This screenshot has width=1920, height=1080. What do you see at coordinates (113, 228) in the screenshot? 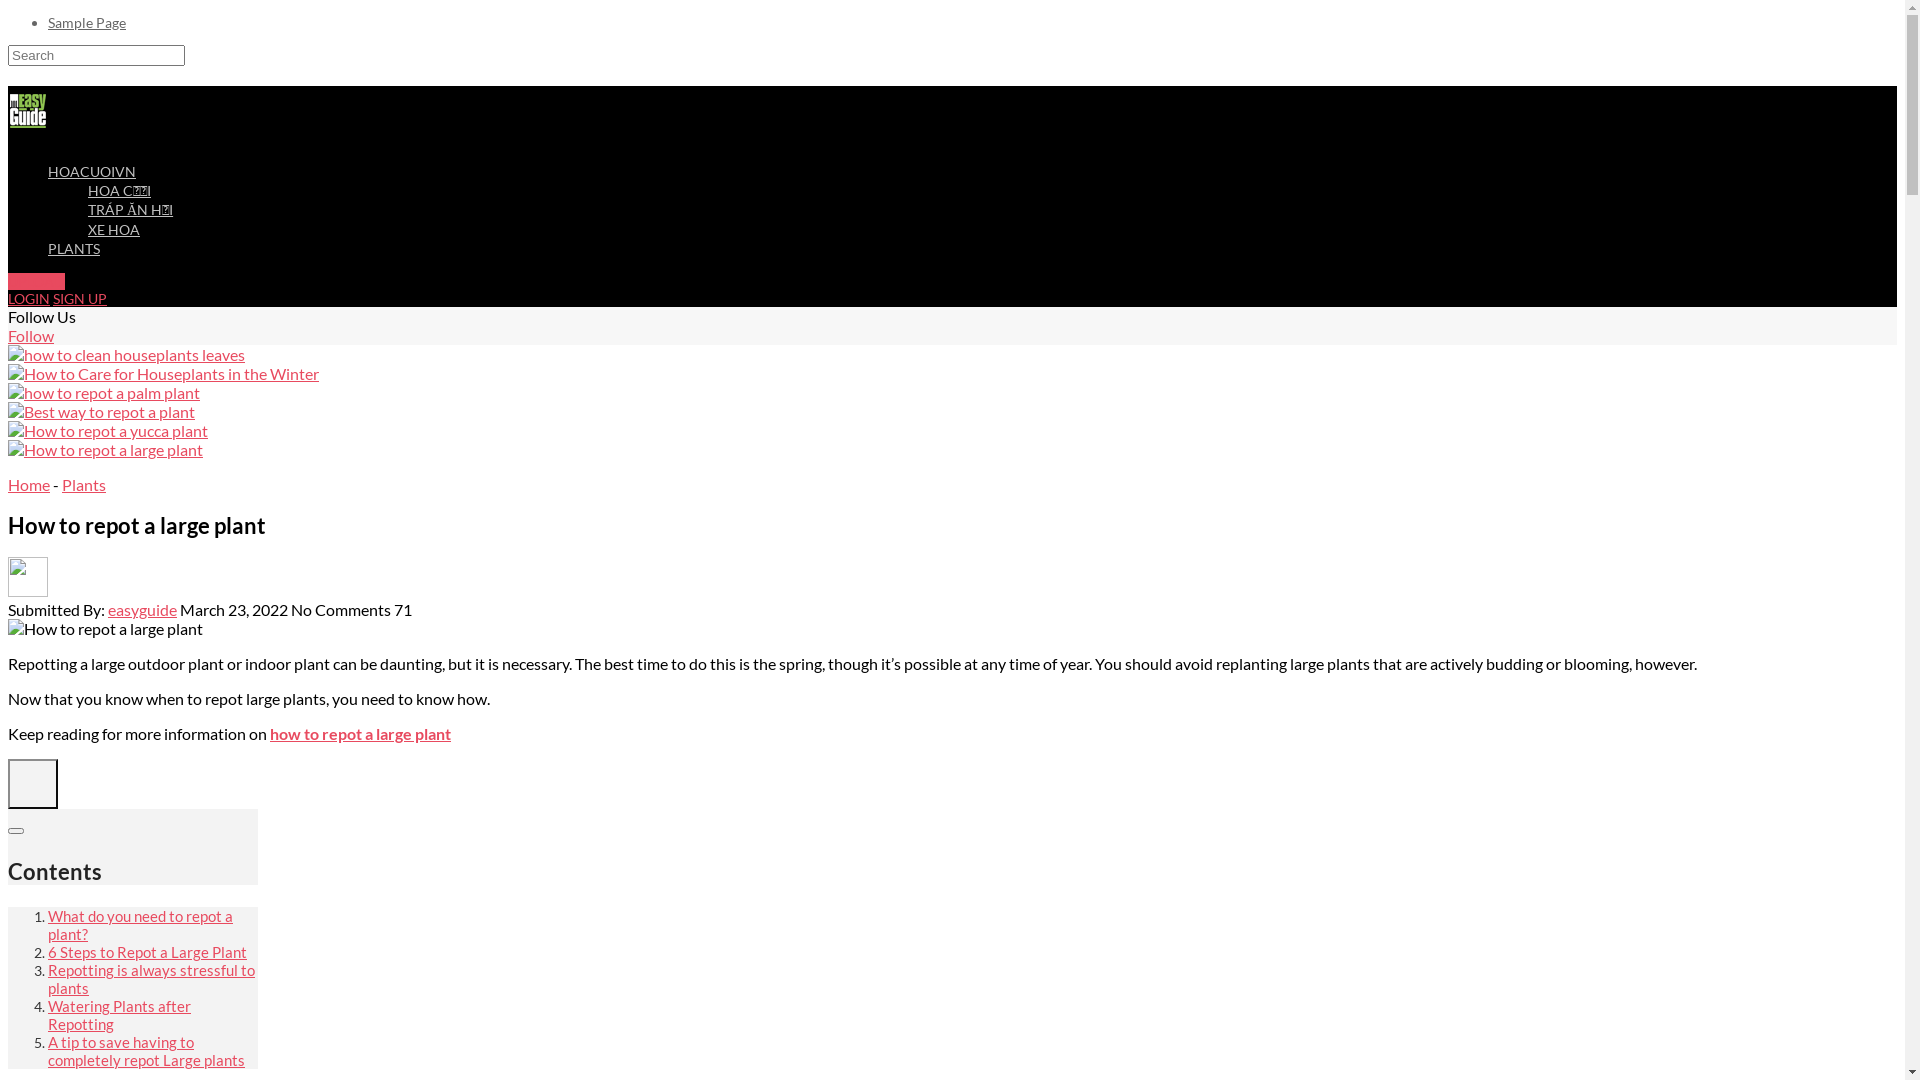
I see `'XE HOA'` at bounding box center [113, 228].